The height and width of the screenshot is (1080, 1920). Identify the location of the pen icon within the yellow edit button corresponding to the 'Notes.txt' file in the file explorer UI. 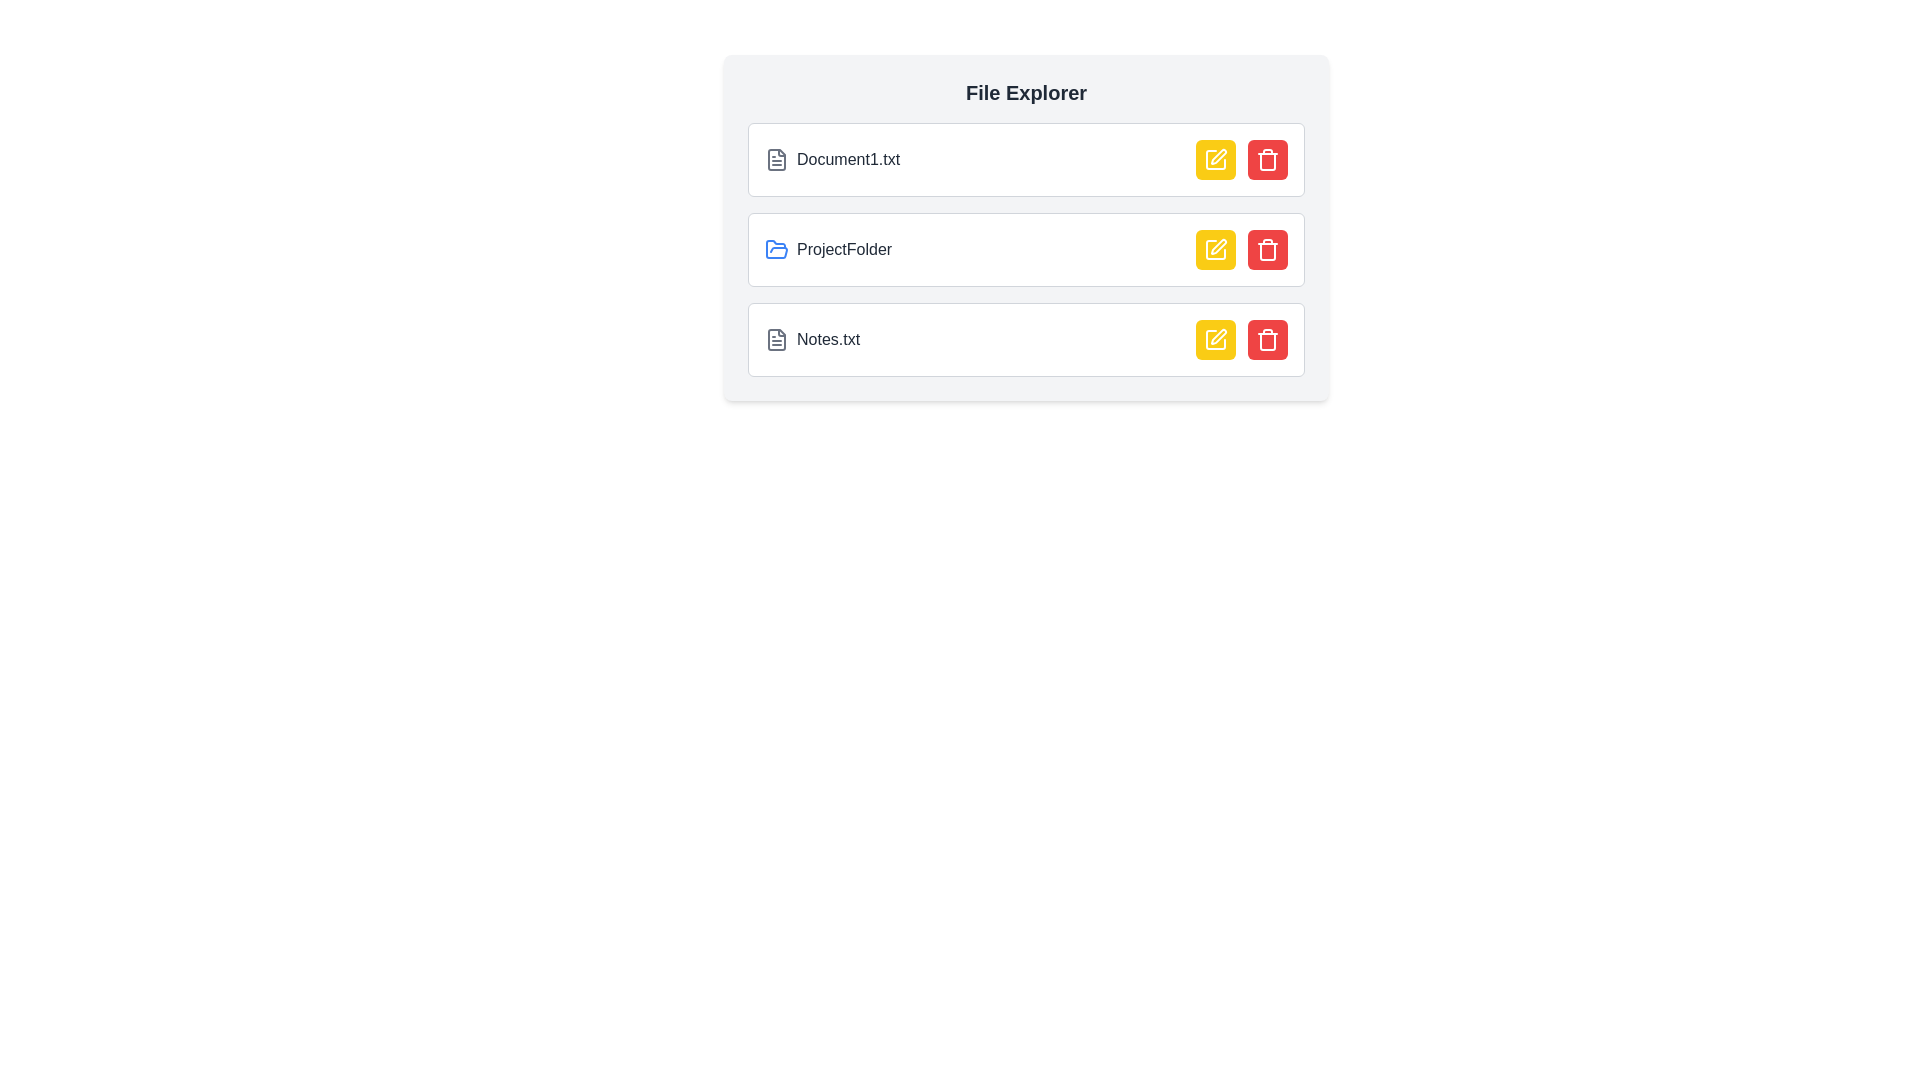
(1218, 335).